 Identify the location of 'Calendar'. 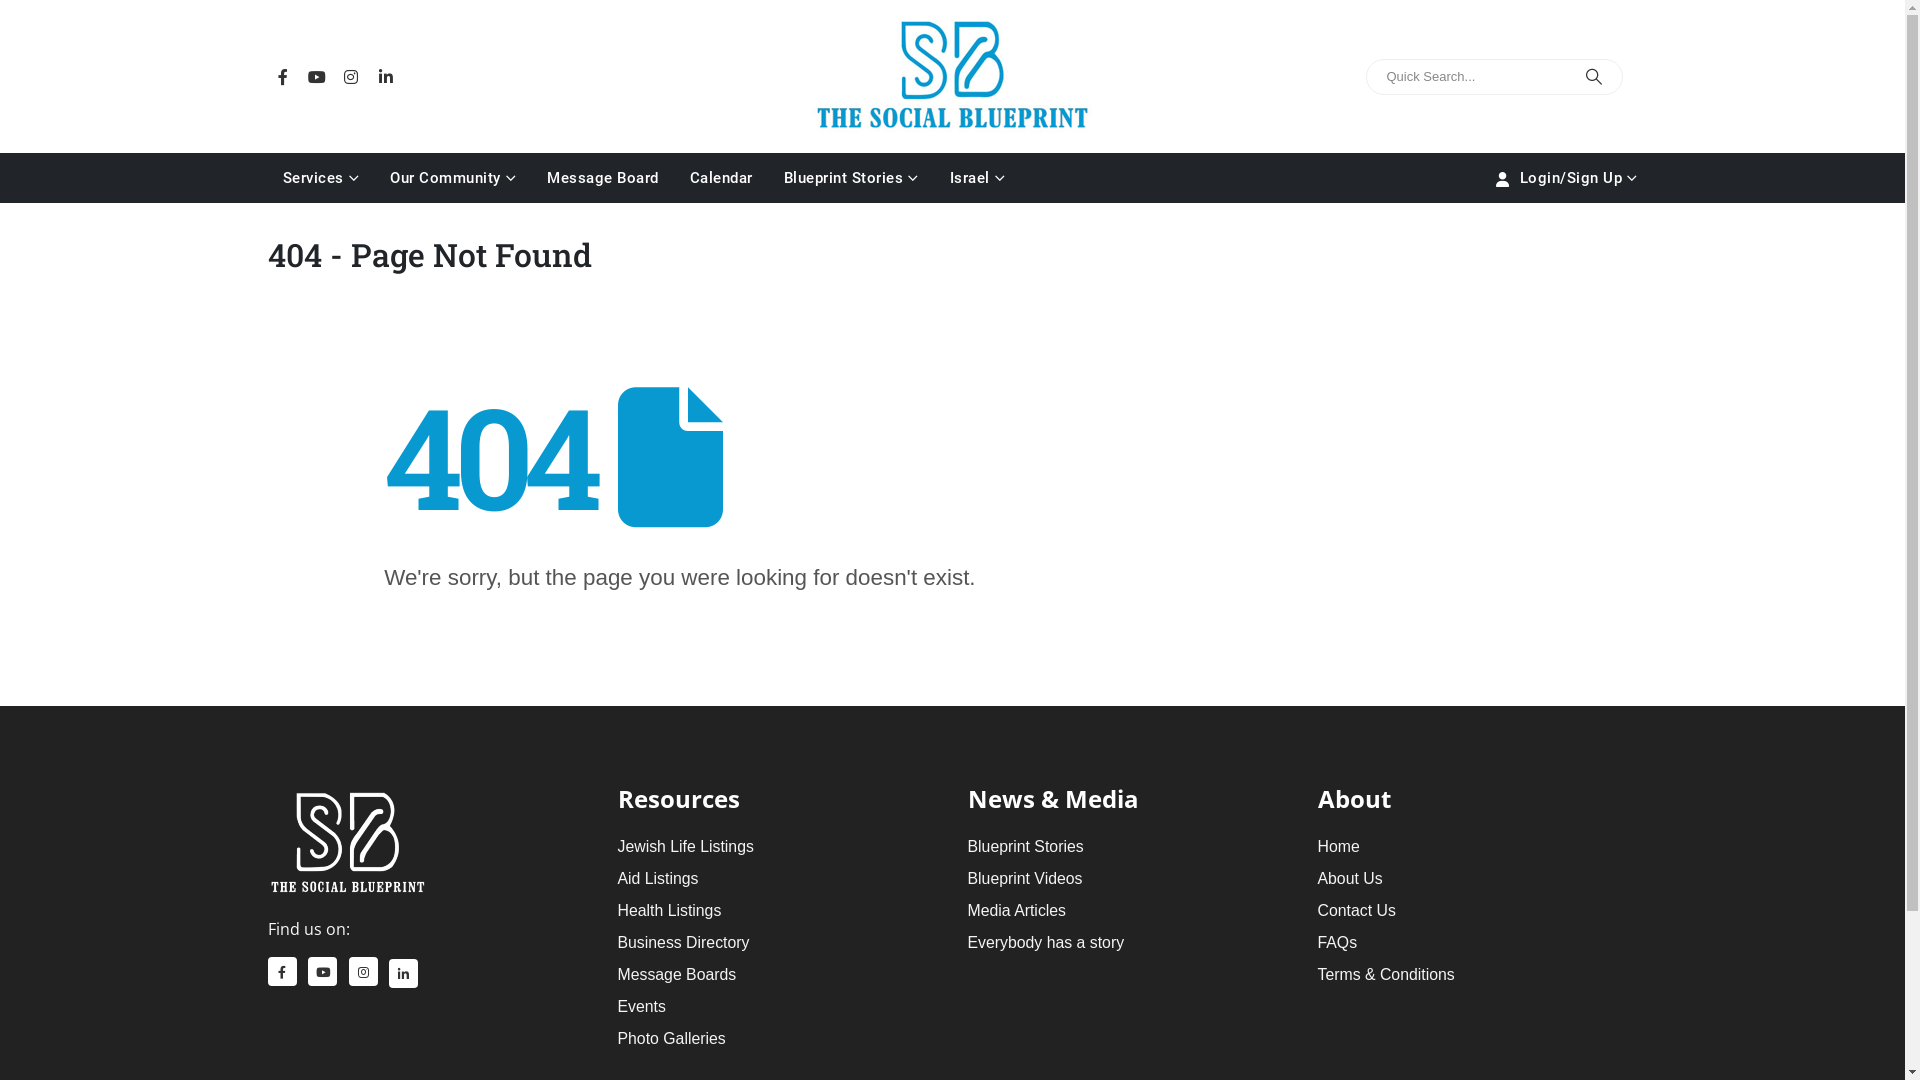
(720, 176).